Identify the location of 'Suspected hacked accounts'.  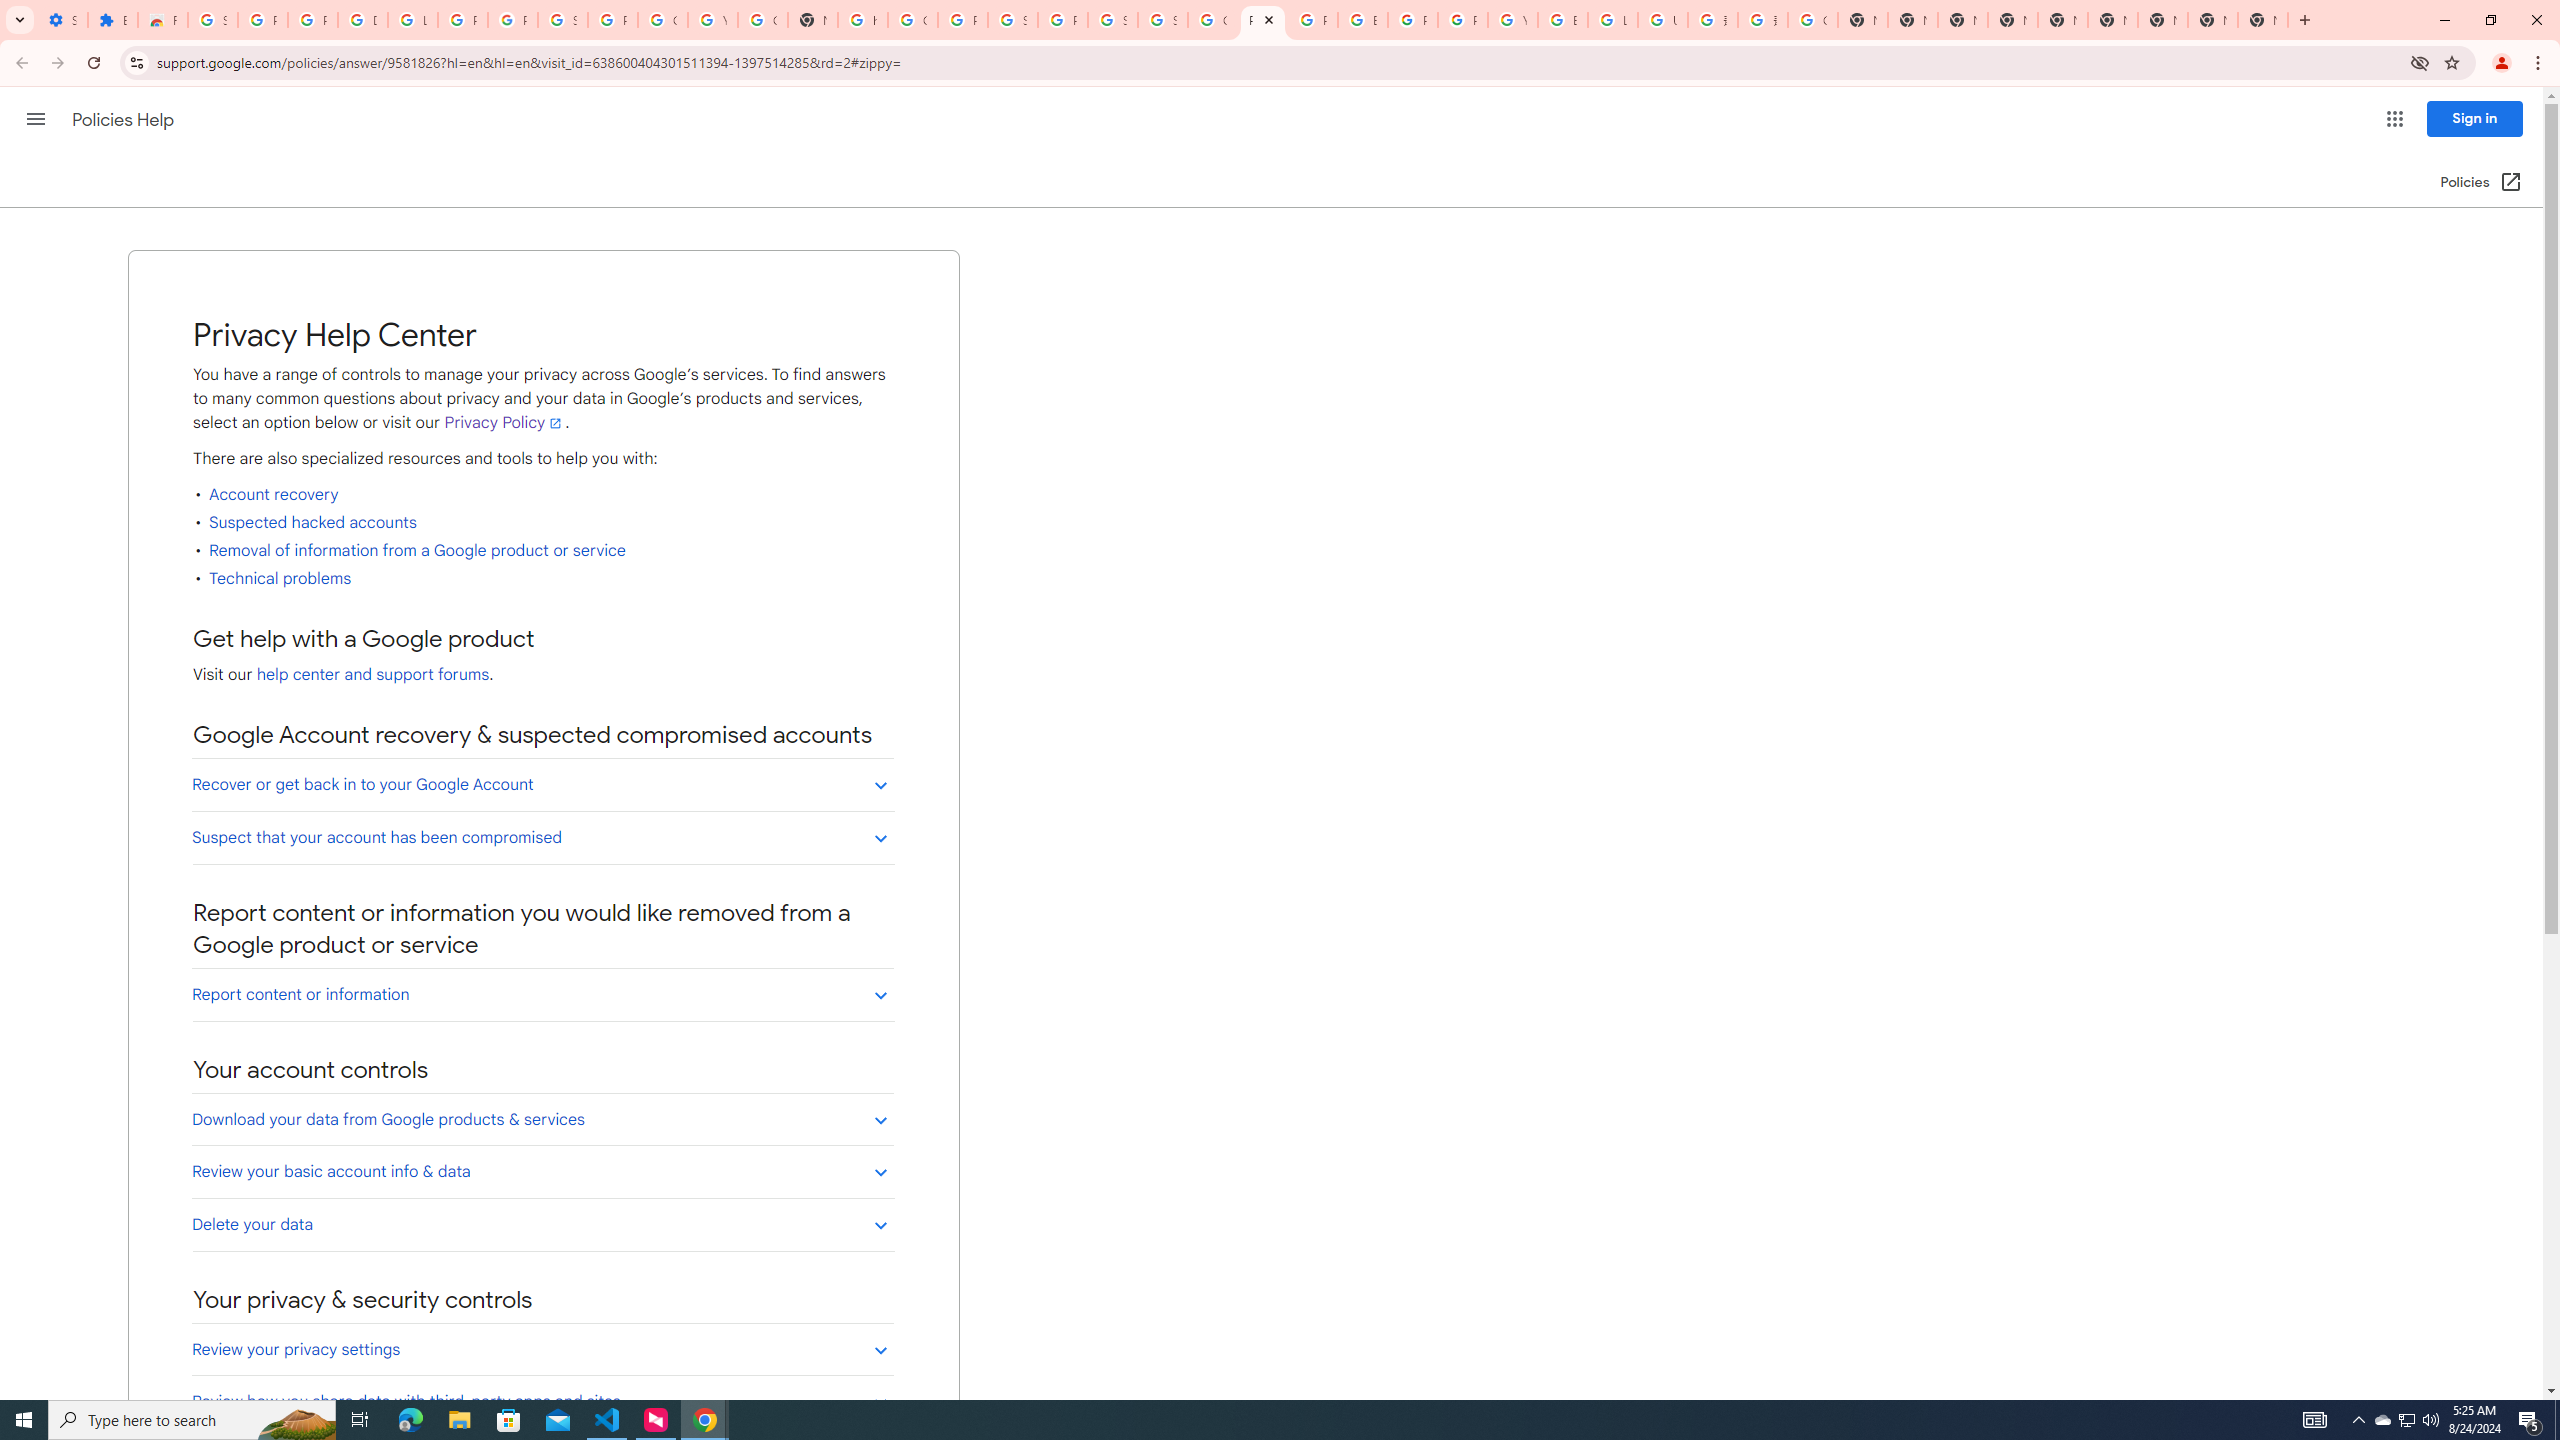
(313, 521).